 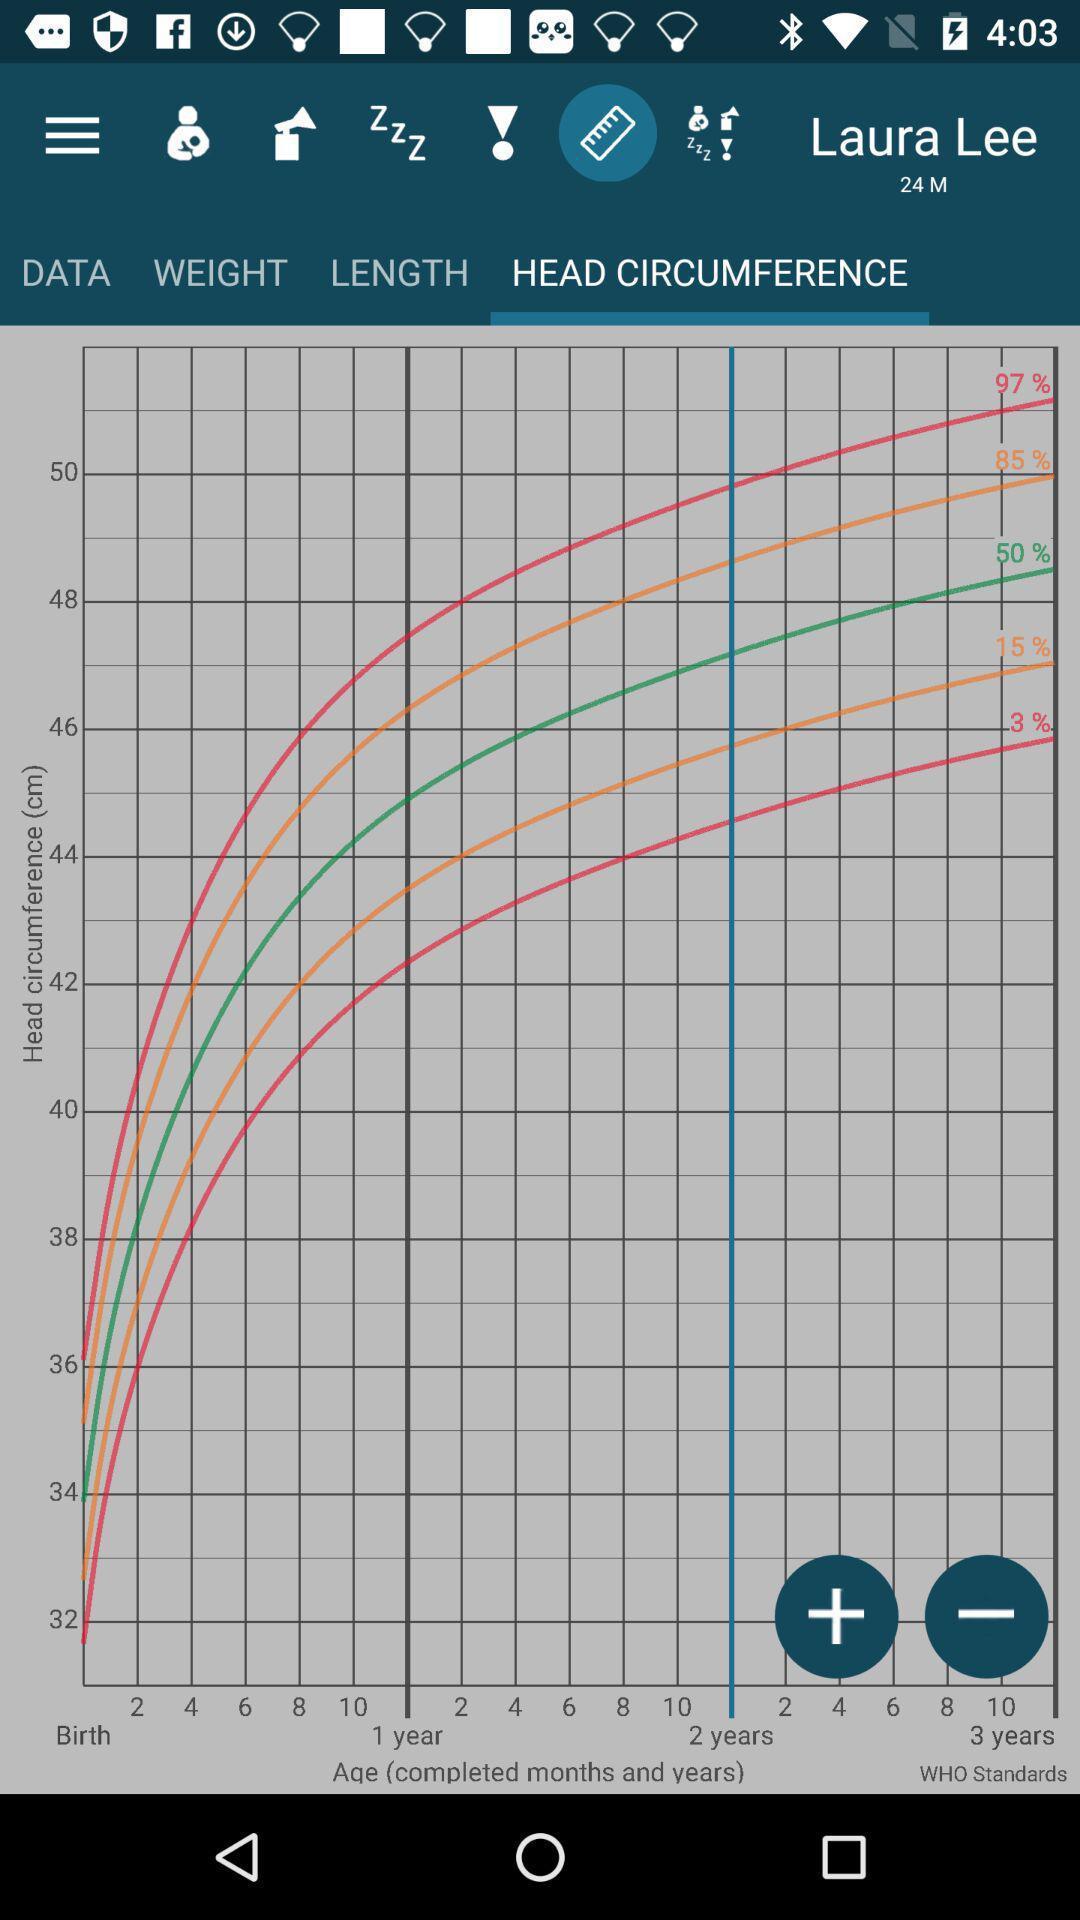 I want to click on the icon which is towards right side to the more  option, so click(x=188, y=132).